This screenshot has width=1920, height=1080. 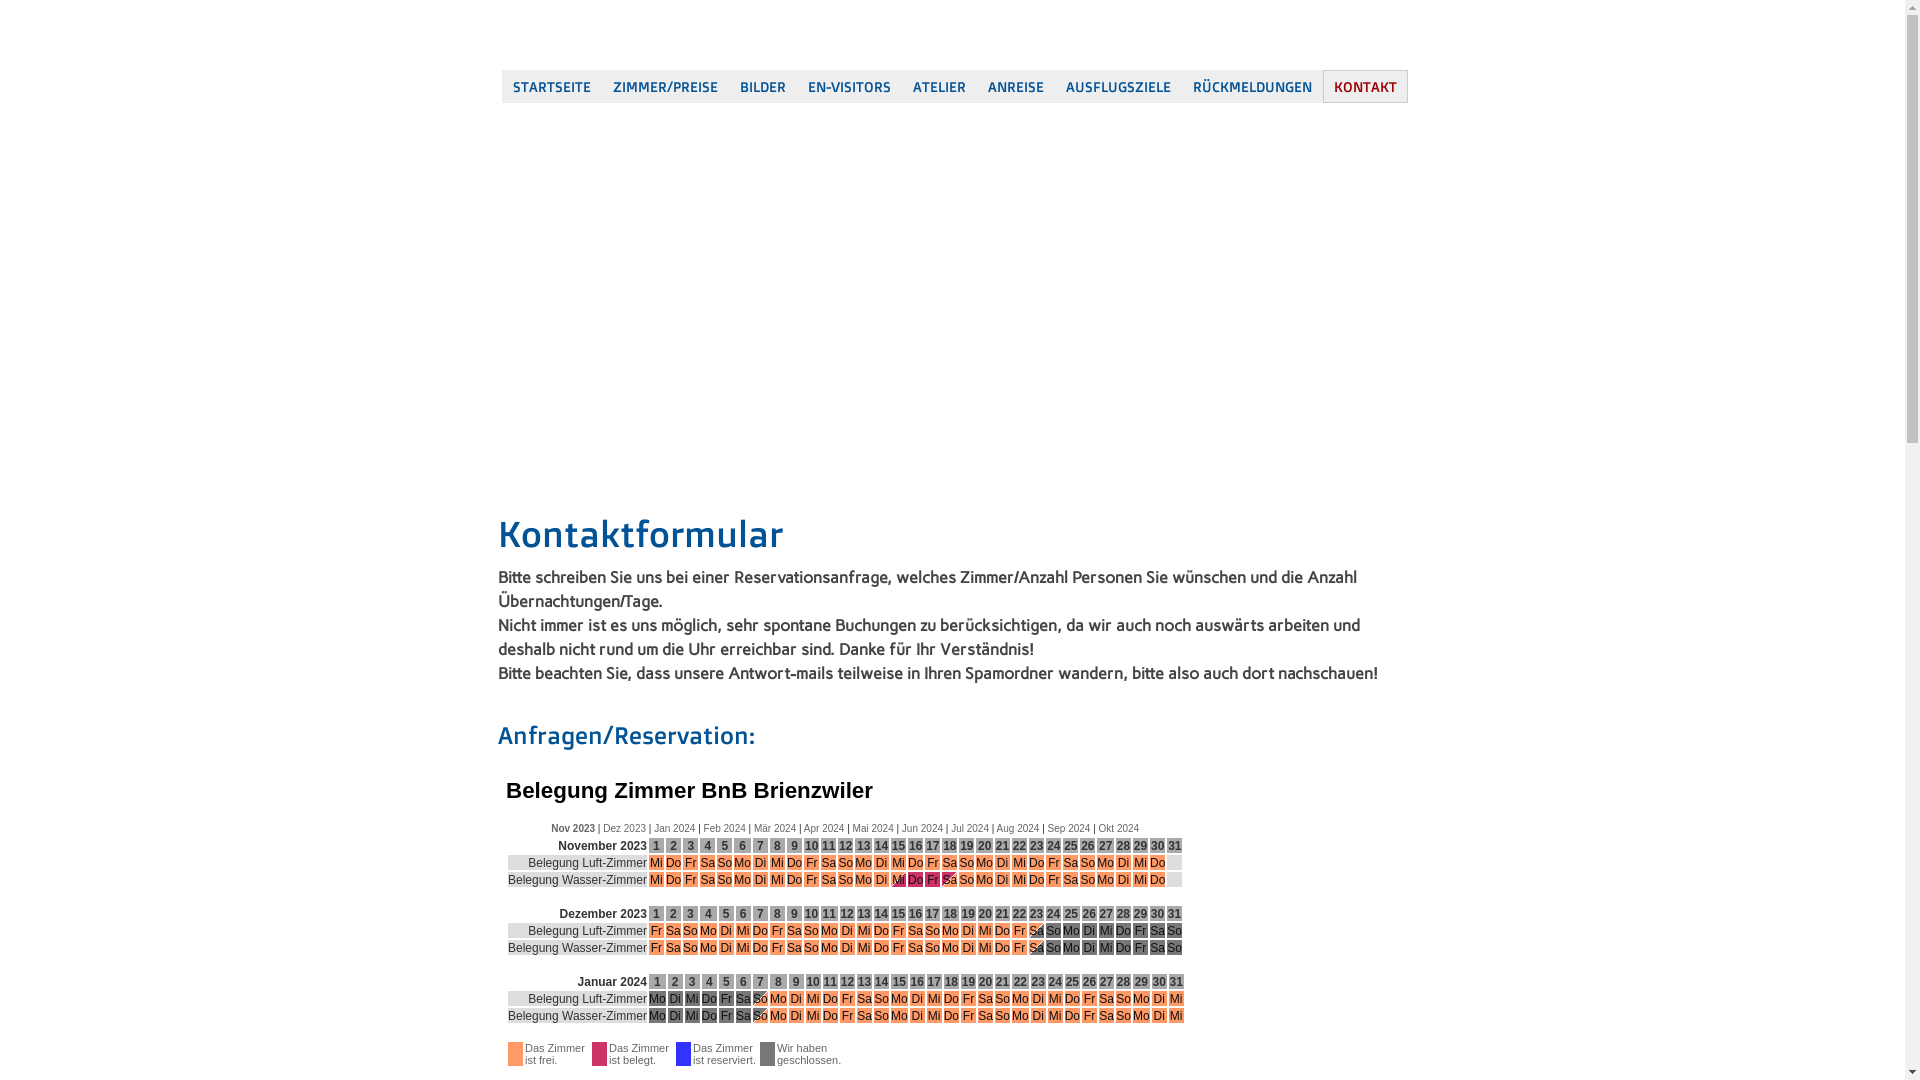 What do you see at coordinates (600, 85) in the screenshot?
I see `'ZIMMER/PREISE'` at bounding box center [600, 85].